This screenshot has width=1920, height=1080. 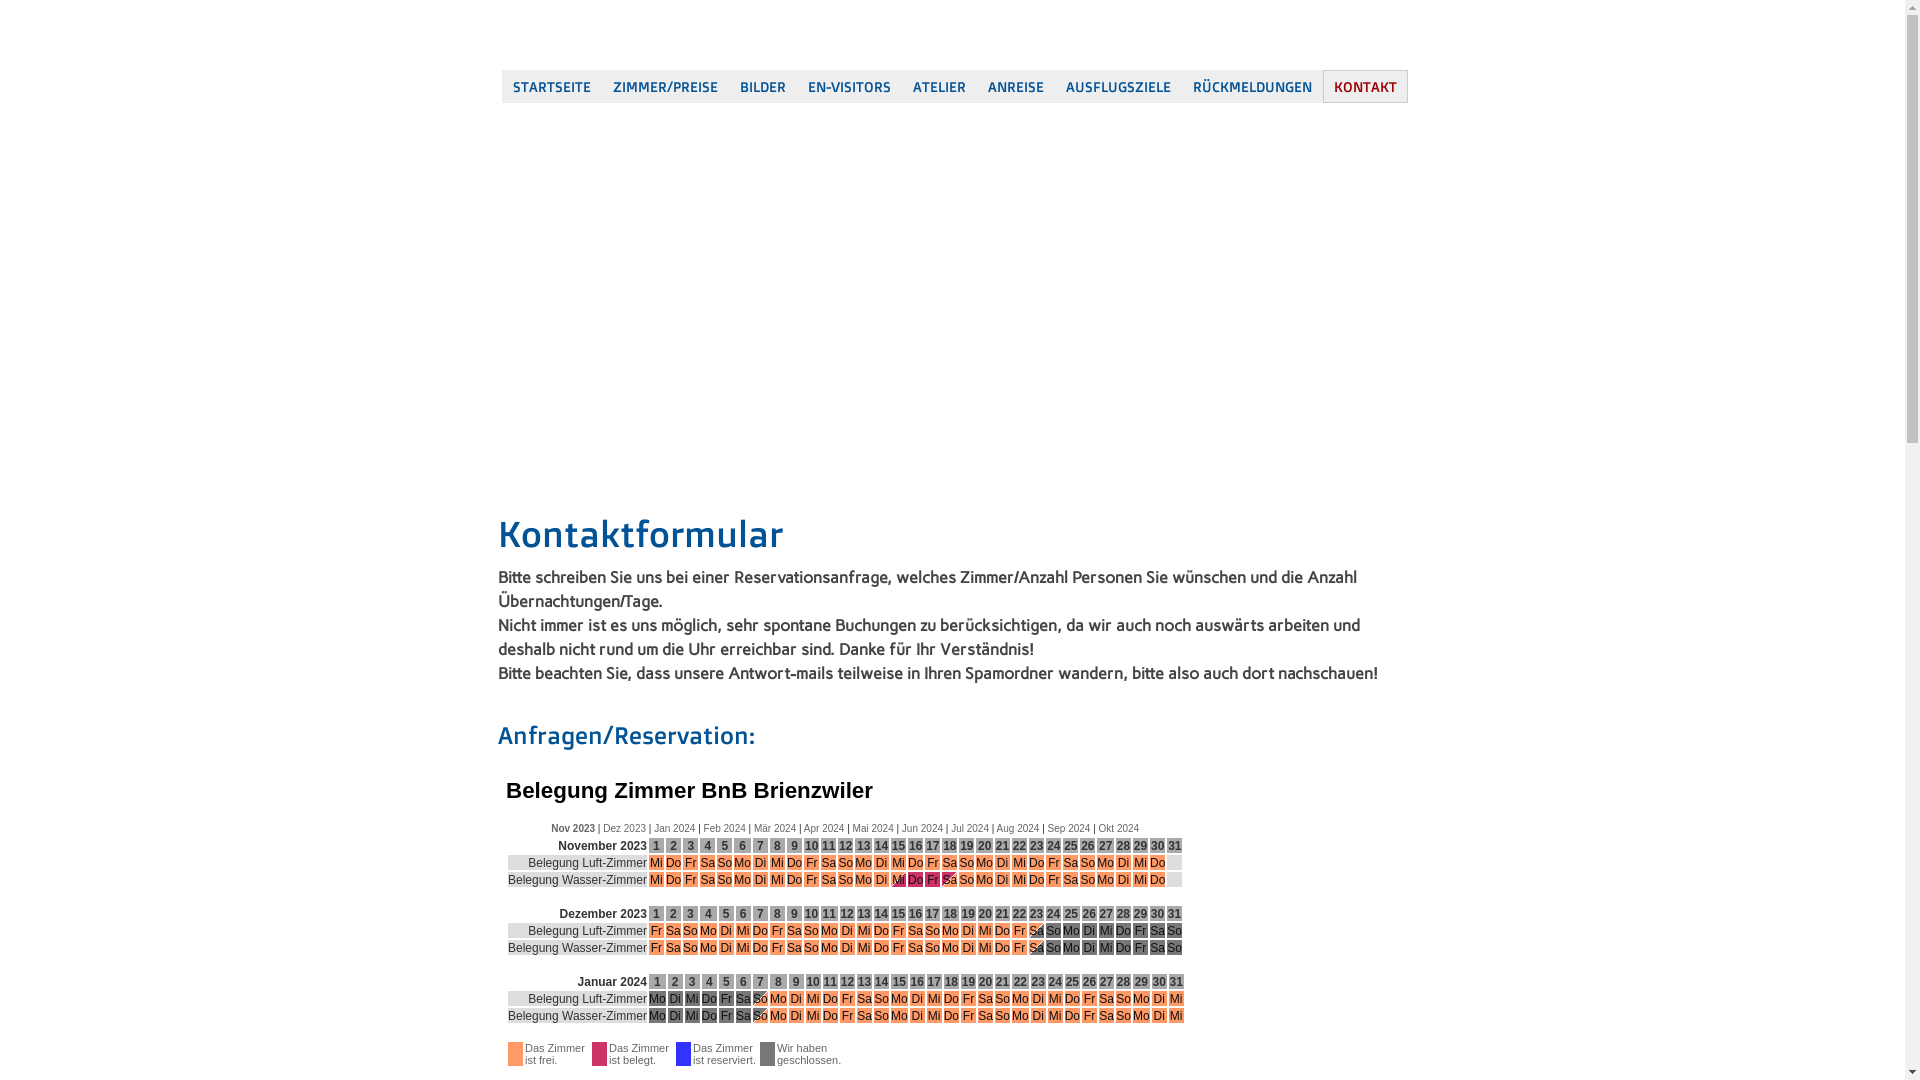 What do you see at coordinates (600, 85) in the screenshot?
I see `'ZIMMER/PREISE'` at bounding box center [600, 85].